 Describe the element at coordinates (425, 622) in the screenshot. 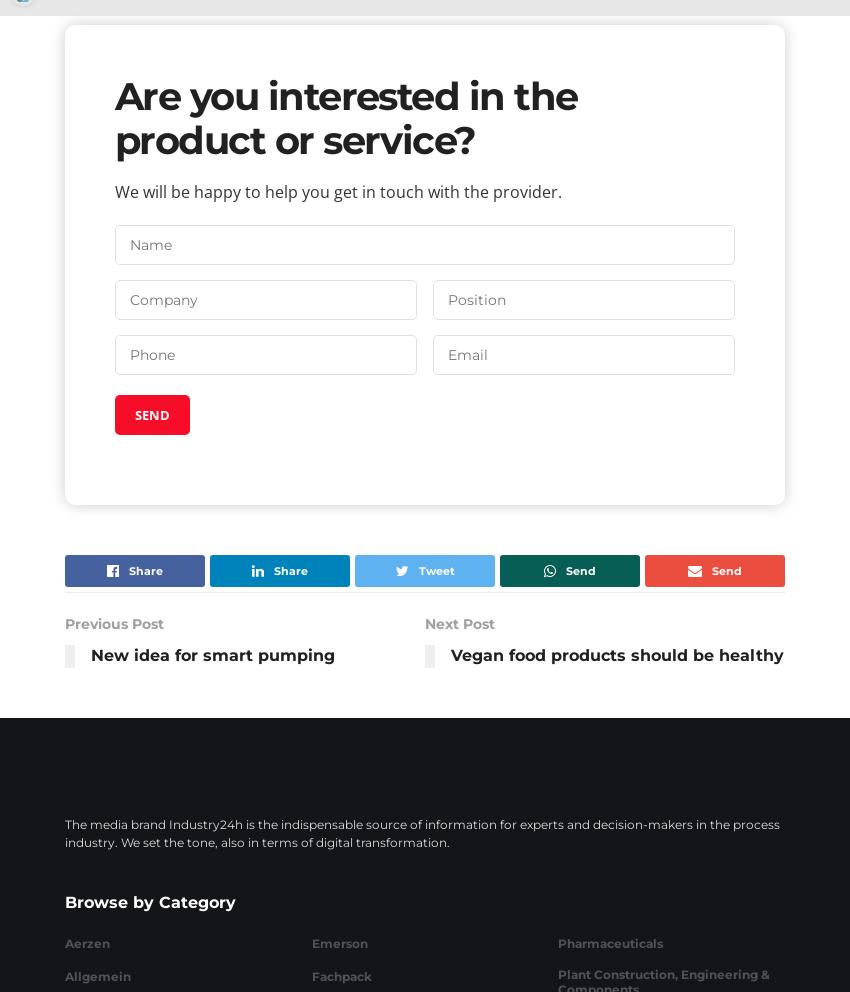

I see `'Next Post'` at that location.